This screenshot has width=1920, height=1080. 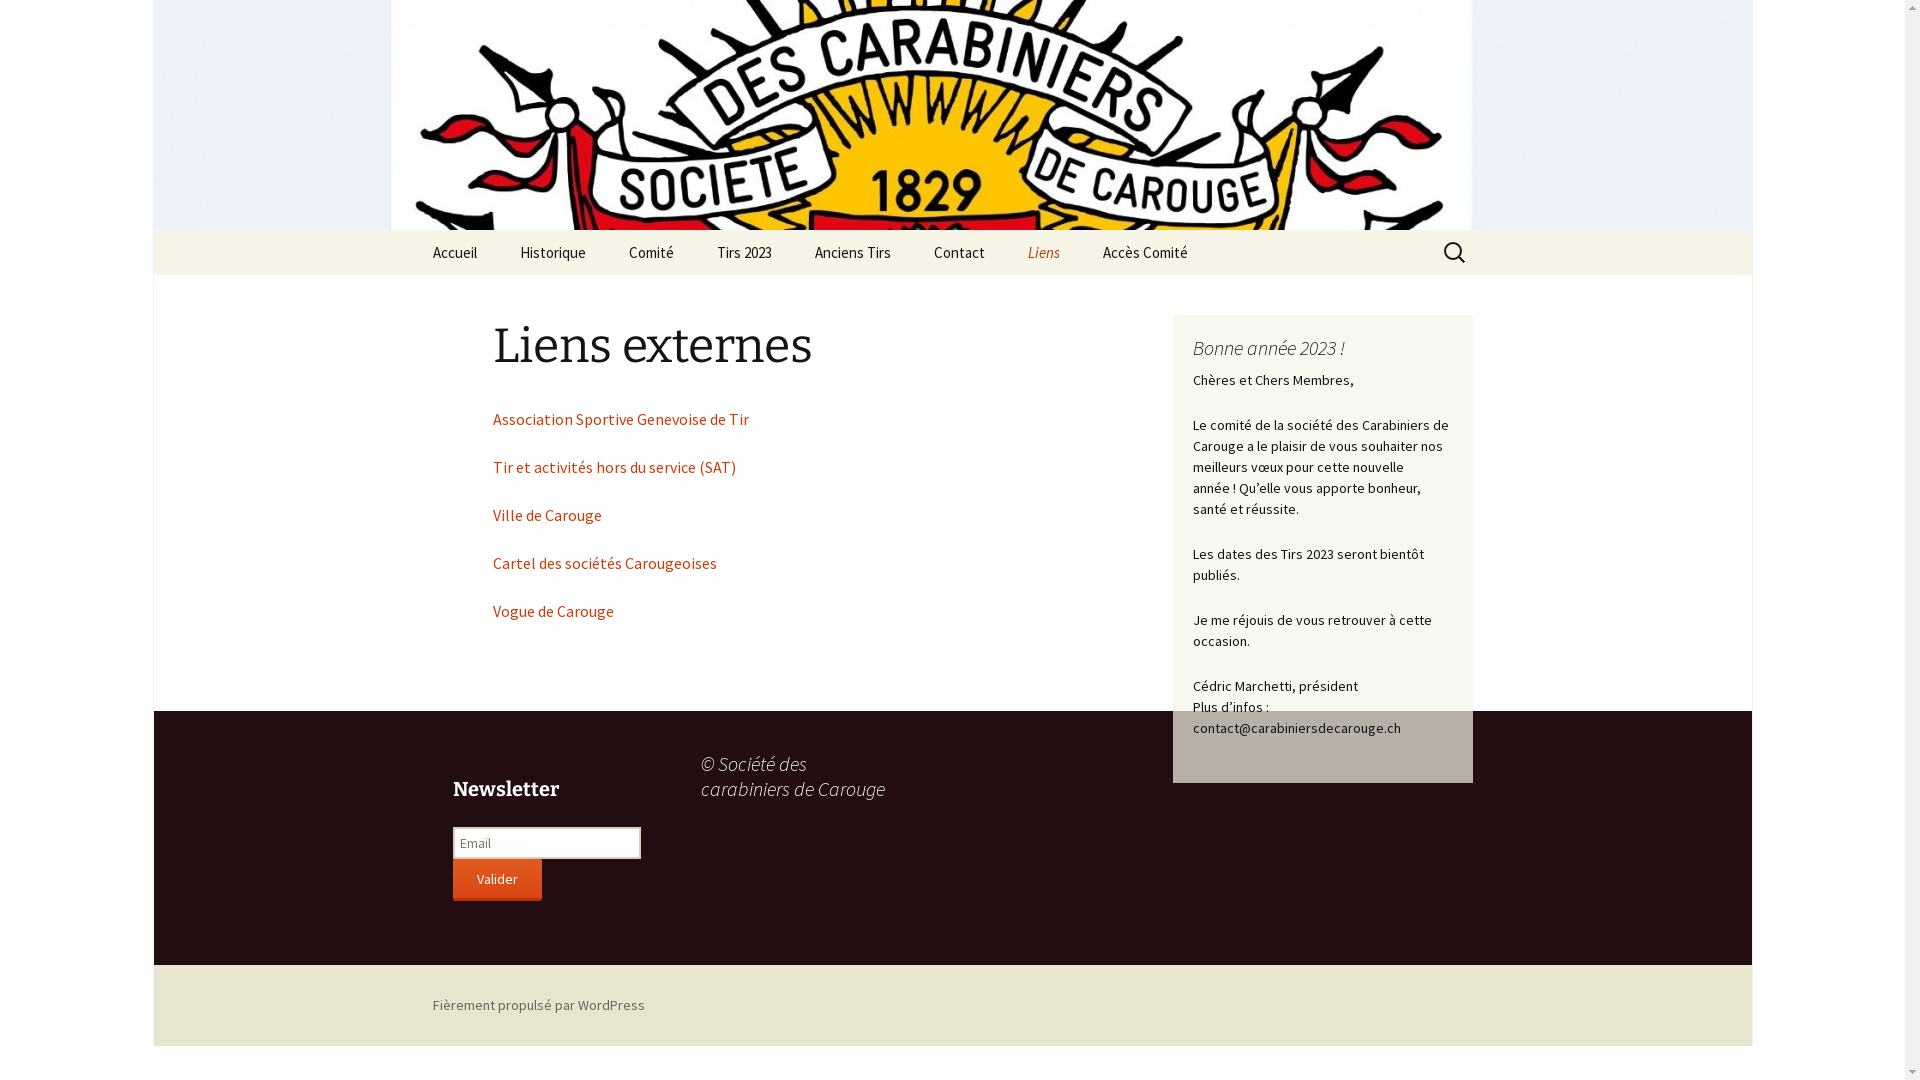 I want to click on 'Ville de Carouge', so click(x=546, y=514).